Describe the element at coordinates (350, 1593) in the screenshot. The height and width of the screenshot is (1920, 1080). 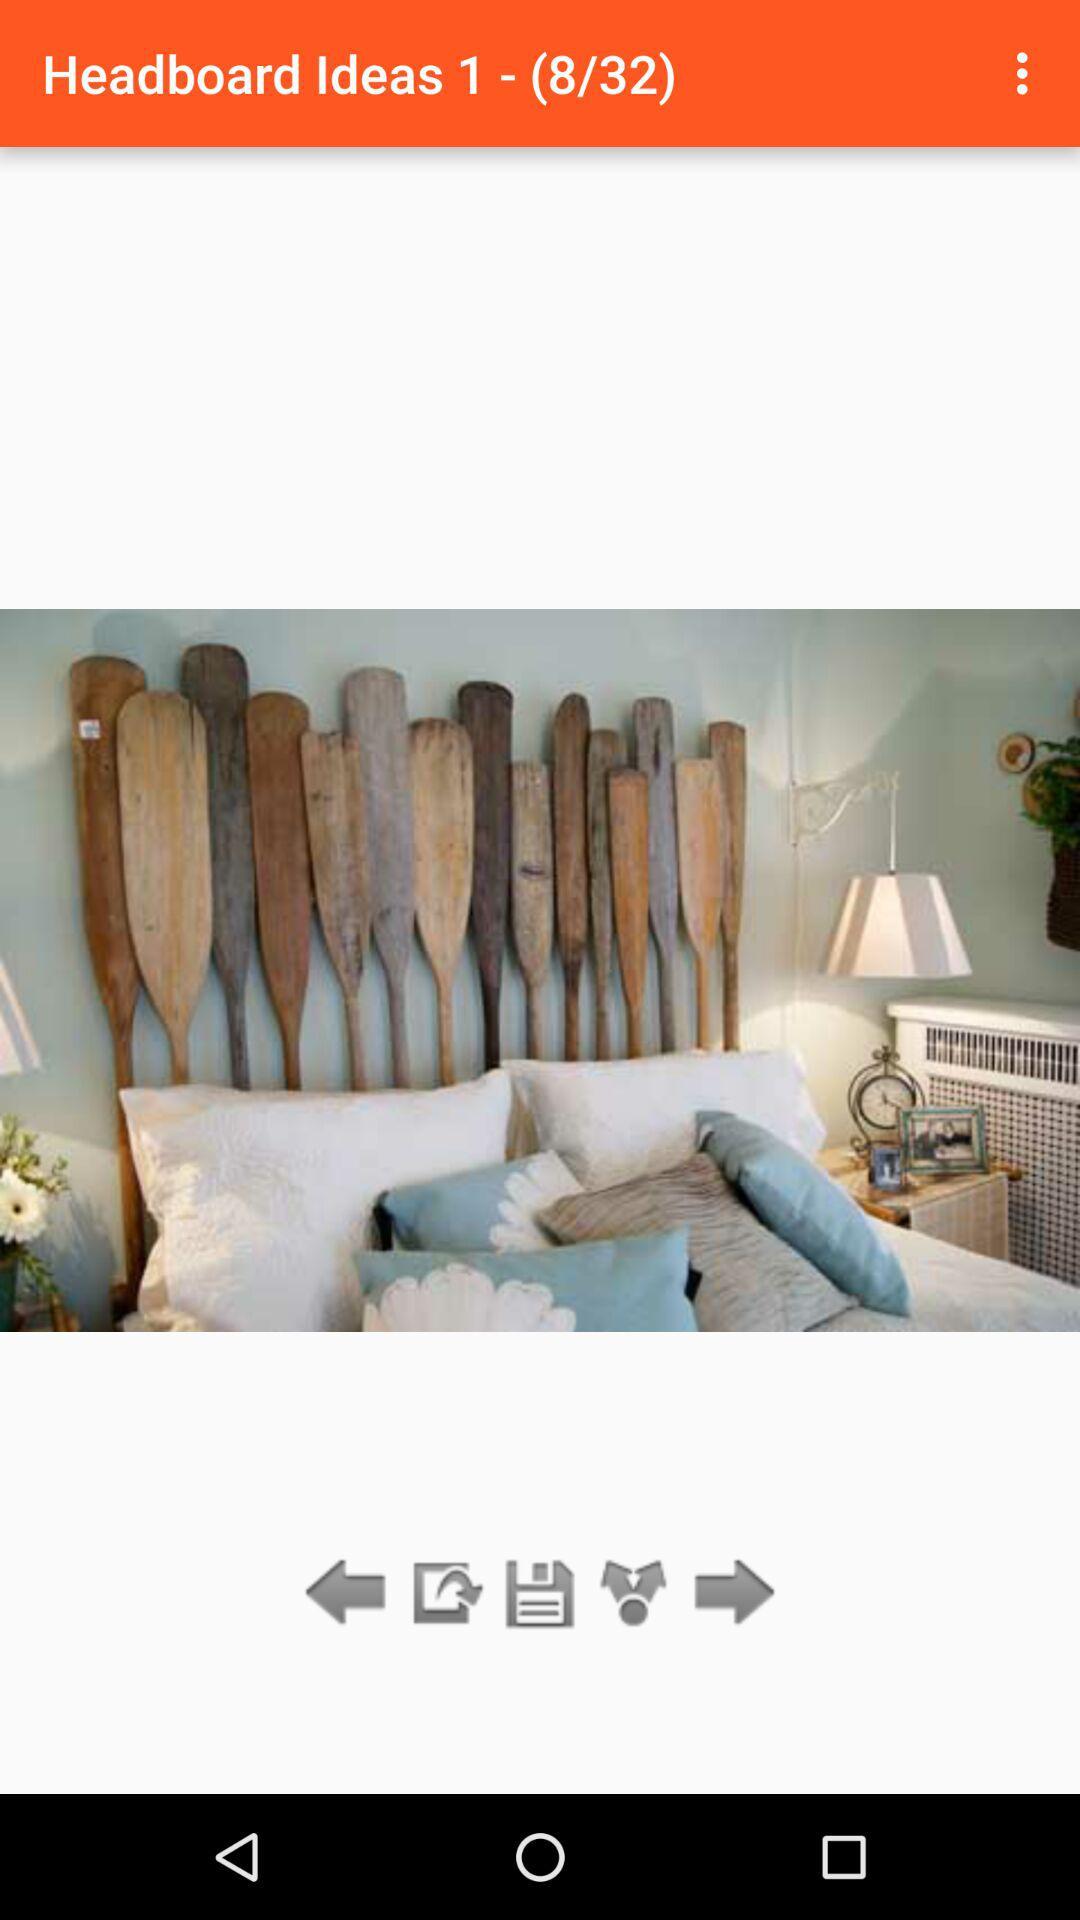
I see `previous image` at that location.